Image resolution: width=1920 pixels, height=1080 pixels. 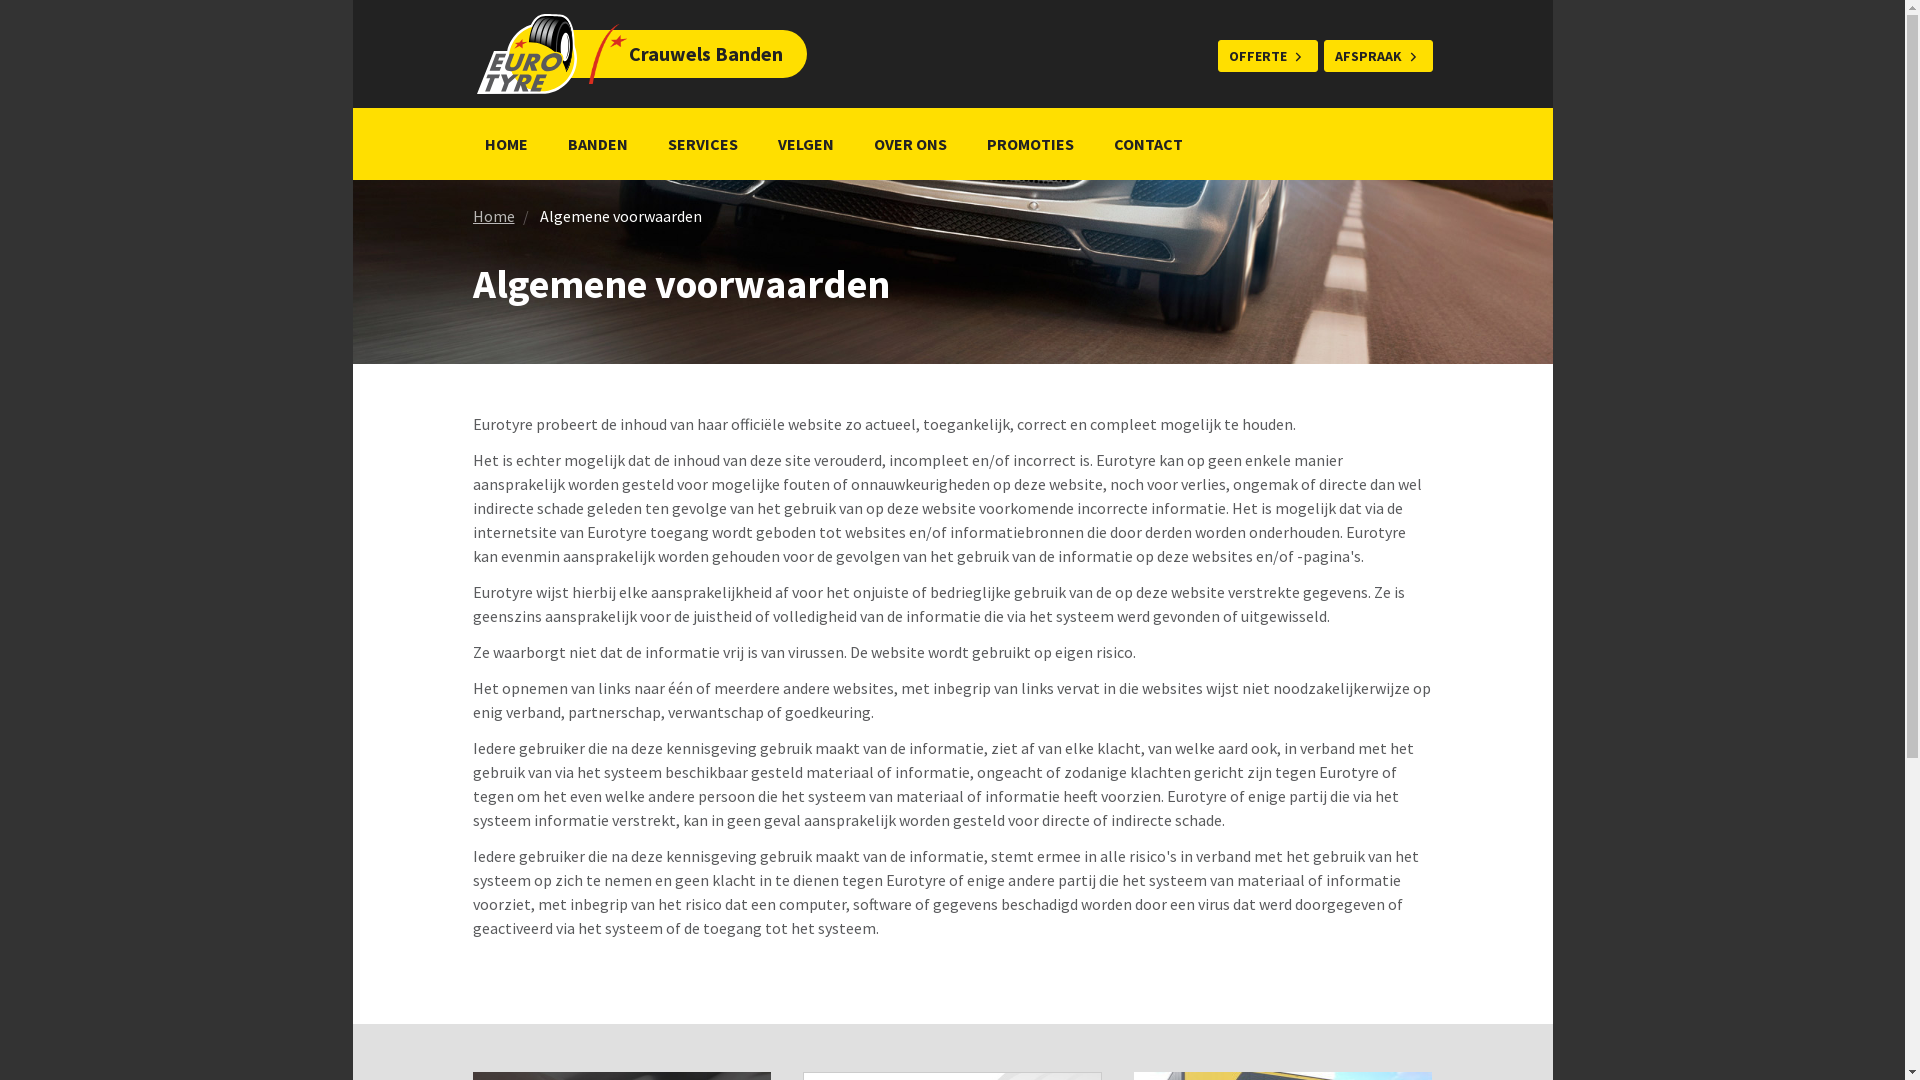 What do you see at coordinates (862, 142) in the screenshot?
I see `'OVER ONS'` at bounding box center [862, 142].